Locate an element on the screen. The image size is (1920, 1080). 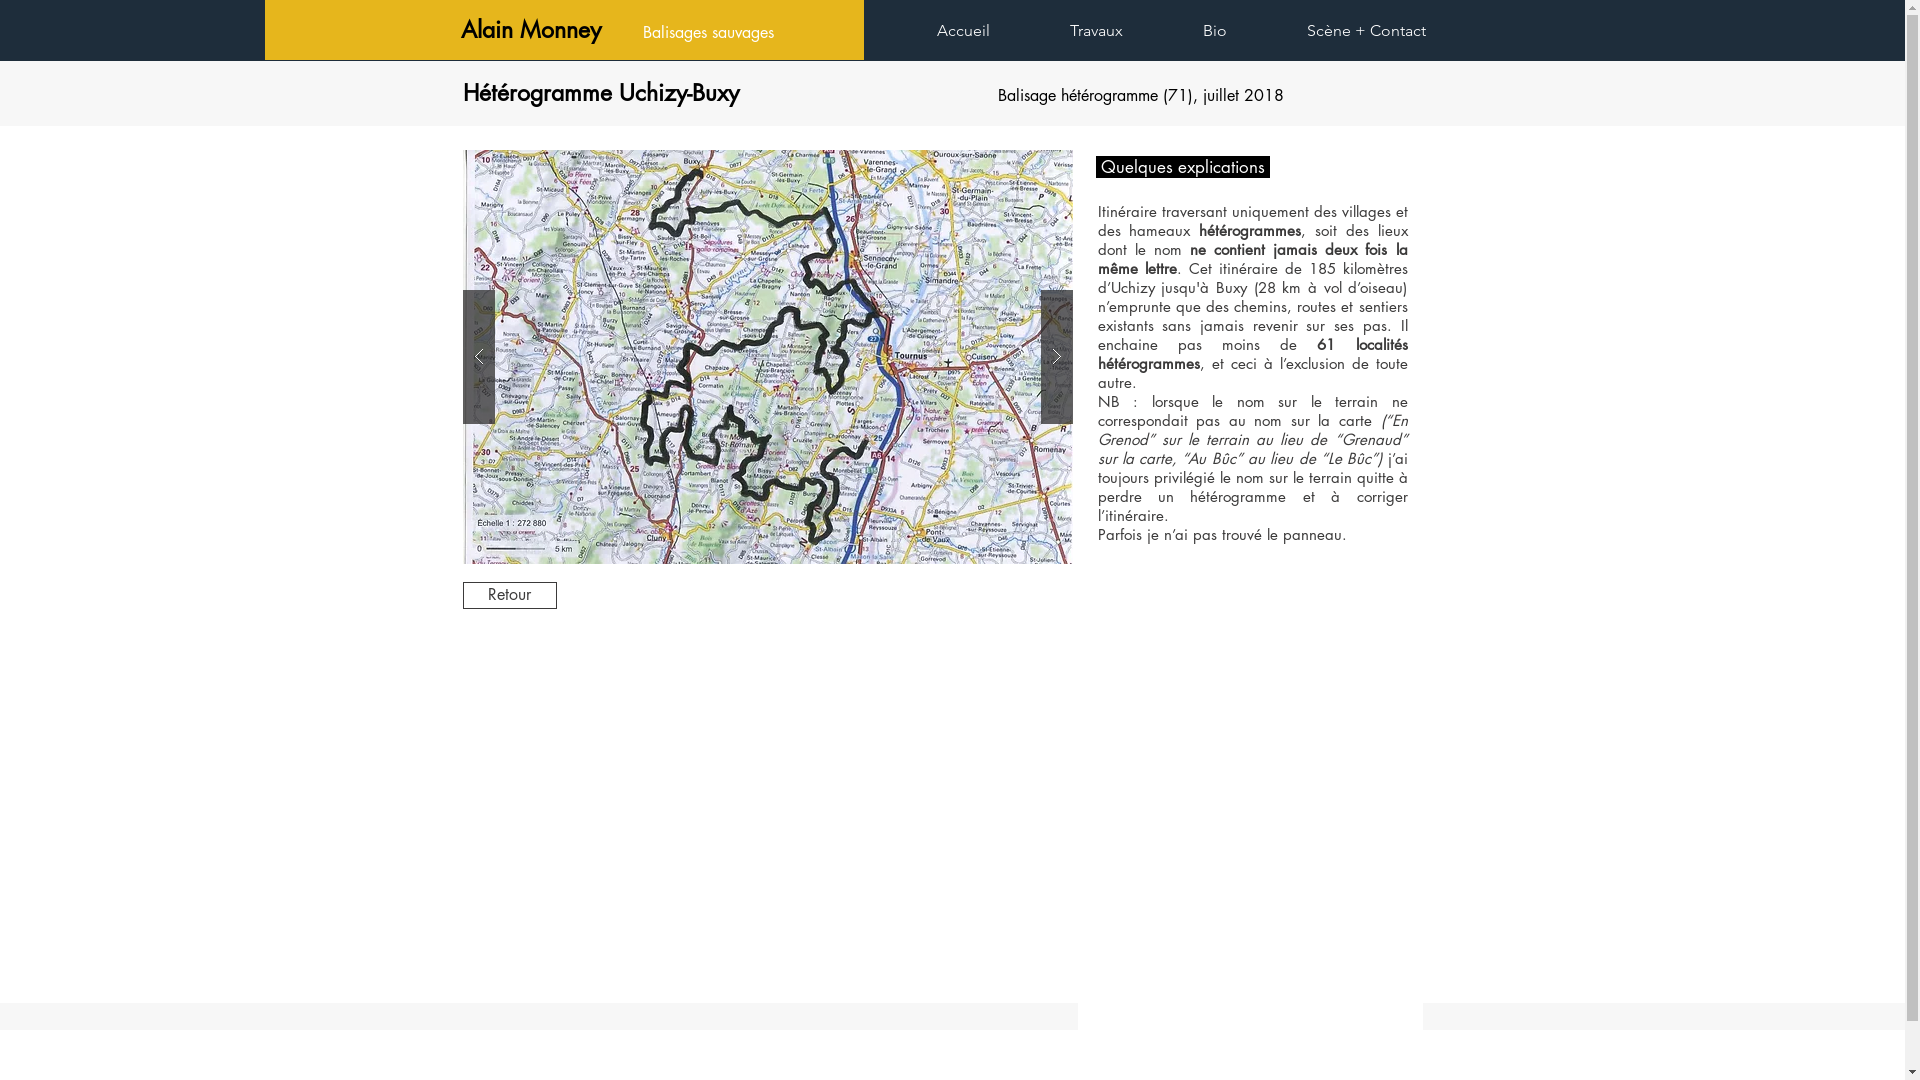
'Accueil' is located at coordinates (988, 30).